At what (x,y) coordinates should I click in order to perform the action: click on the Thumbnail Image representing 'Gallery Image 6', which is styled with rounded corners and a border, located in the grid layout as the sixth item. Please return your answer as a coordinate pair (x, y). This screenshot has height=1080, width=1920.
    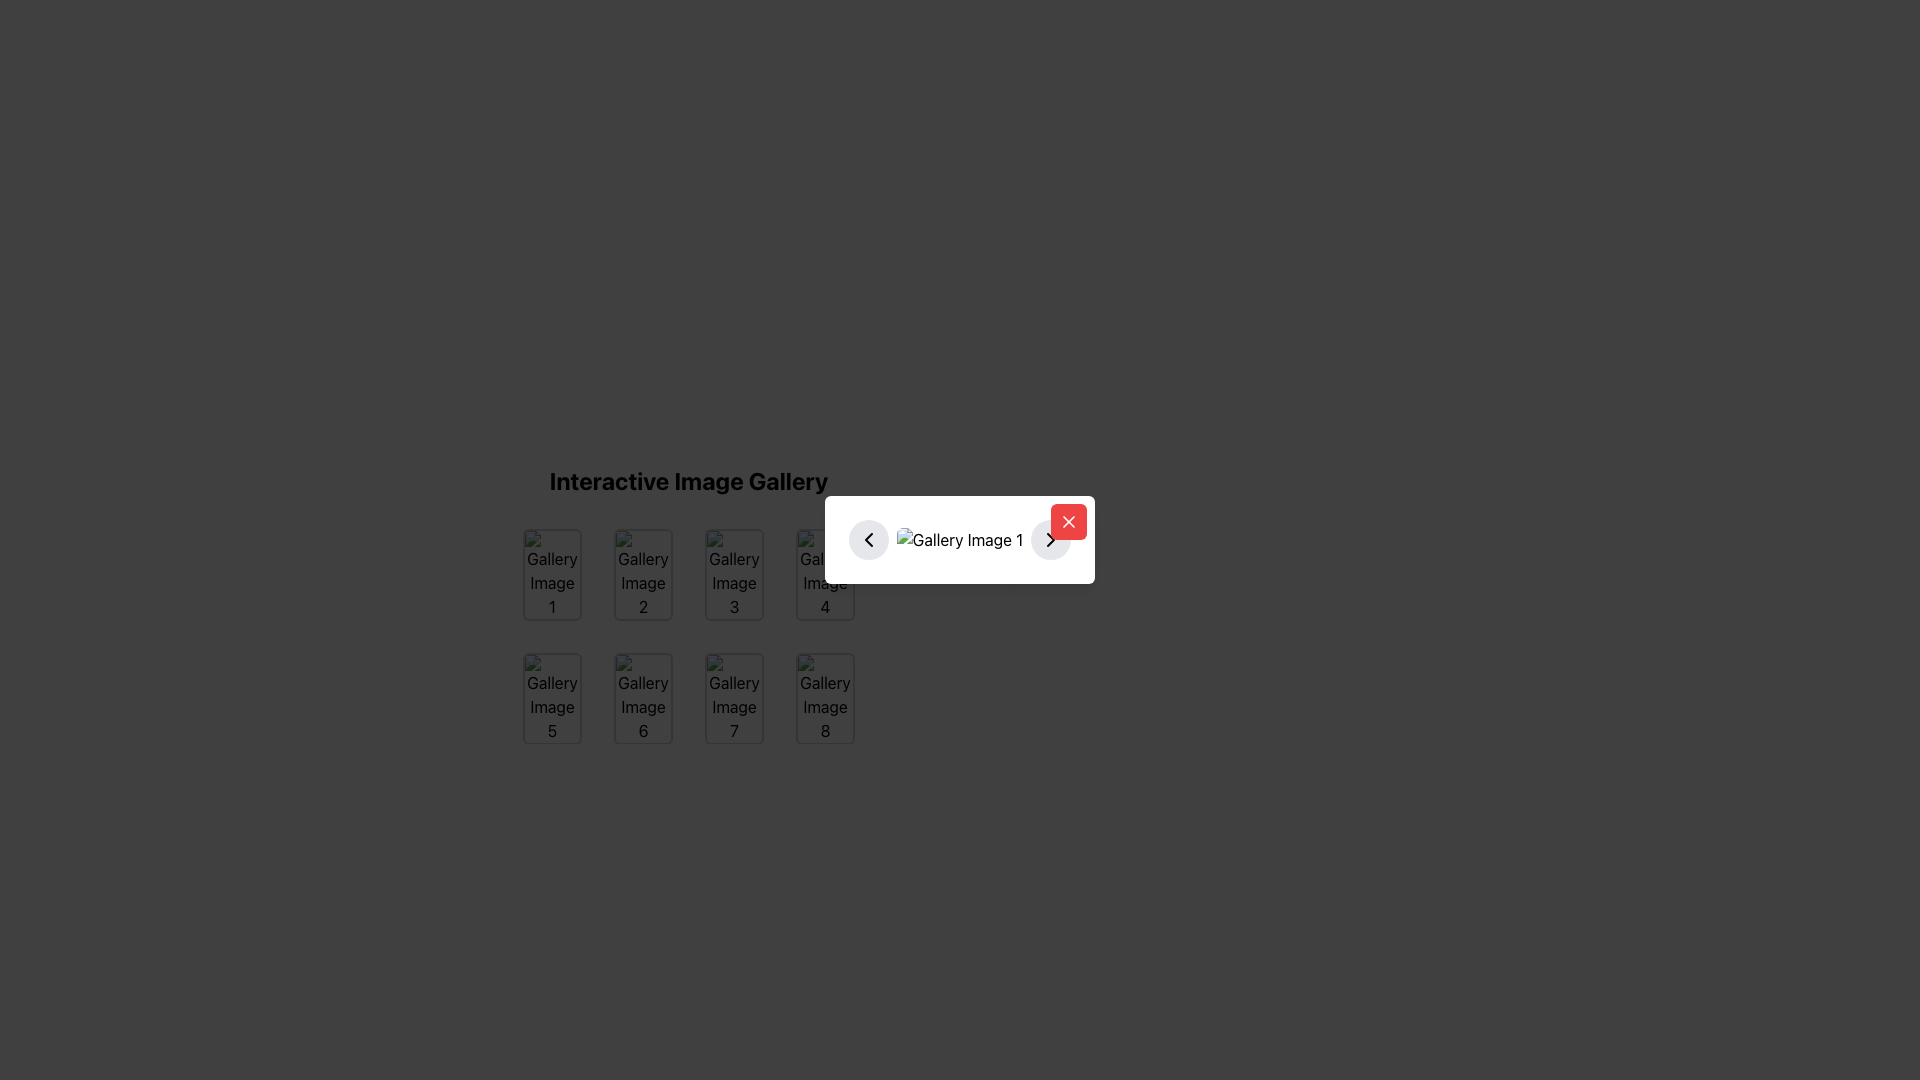
    Looking at the image, I should click on (643, 697).